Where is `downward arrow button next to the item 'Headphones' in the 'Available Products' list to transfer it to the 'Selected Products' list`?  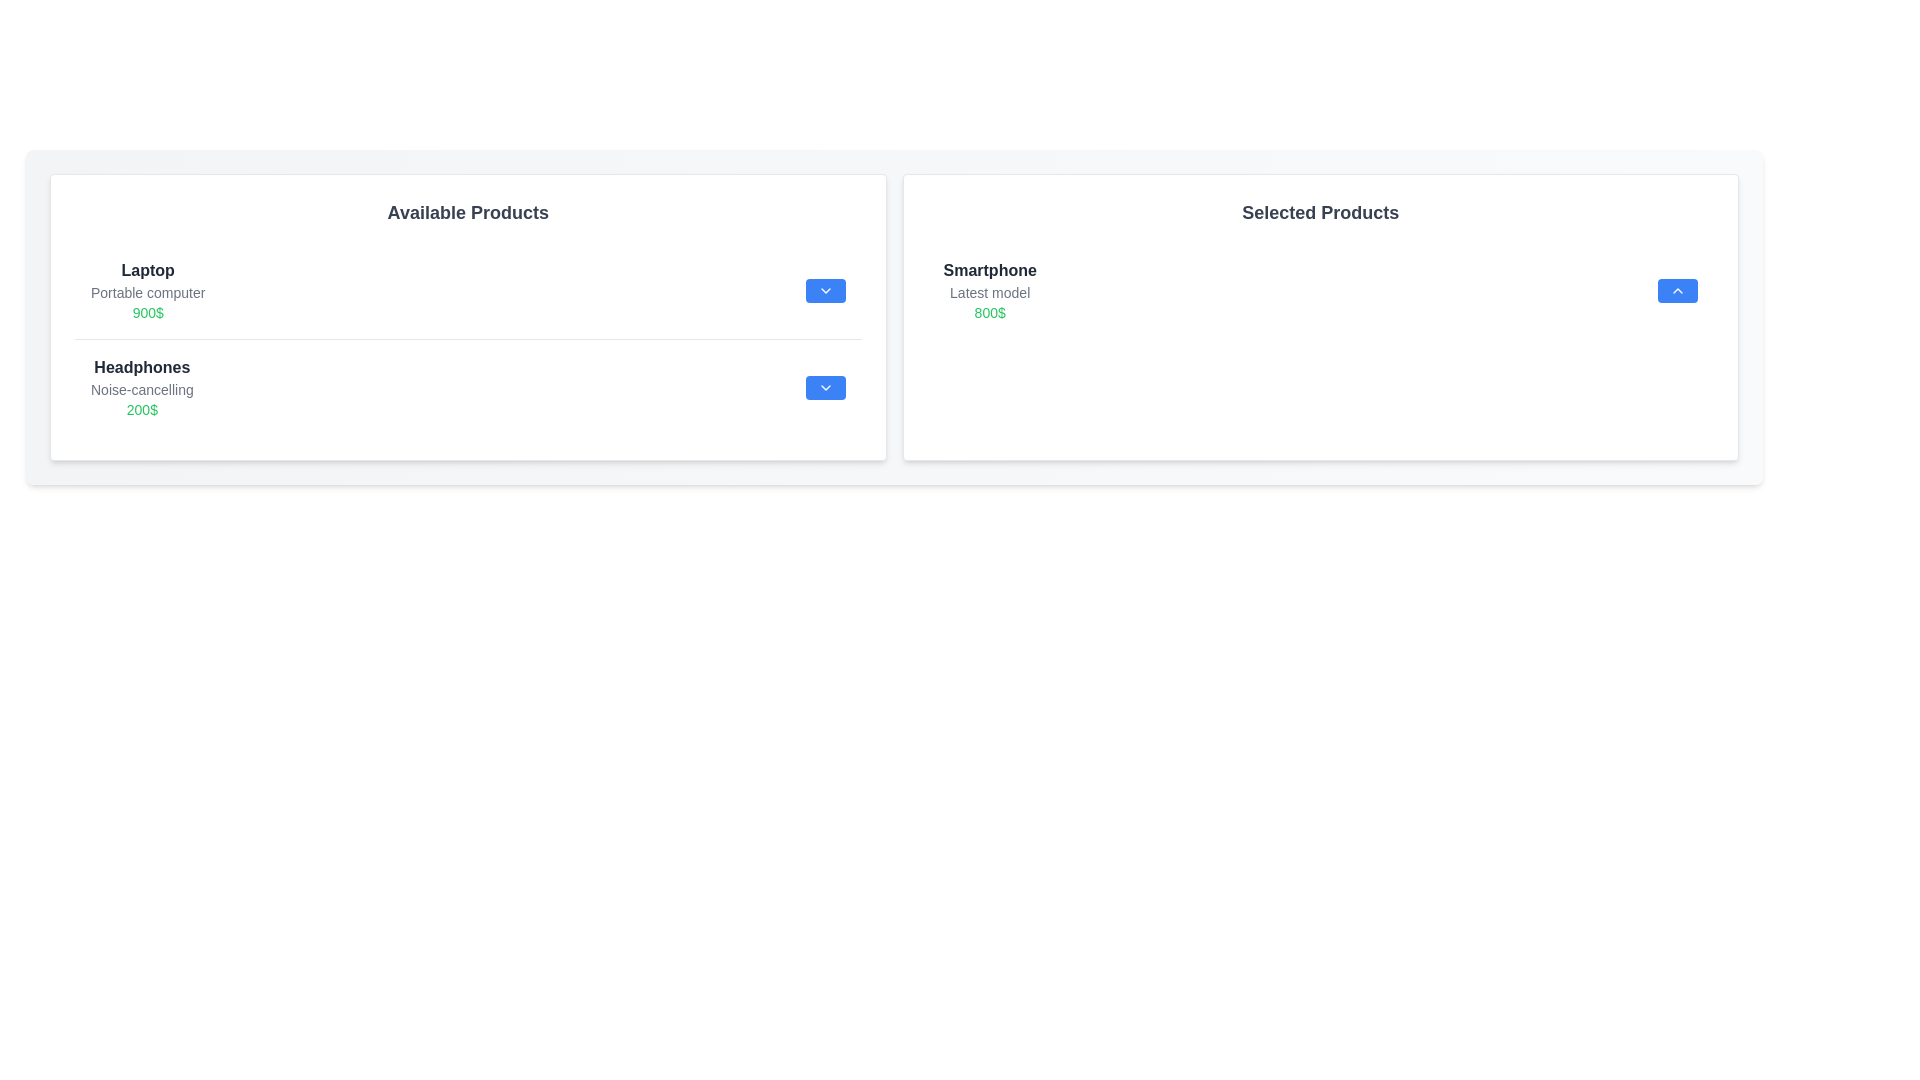 downward arrow button next to the item 'Headphones' in the 'Available Products' list to transfer it to the 'Selected Products' list is located at coordinates (825, 388).